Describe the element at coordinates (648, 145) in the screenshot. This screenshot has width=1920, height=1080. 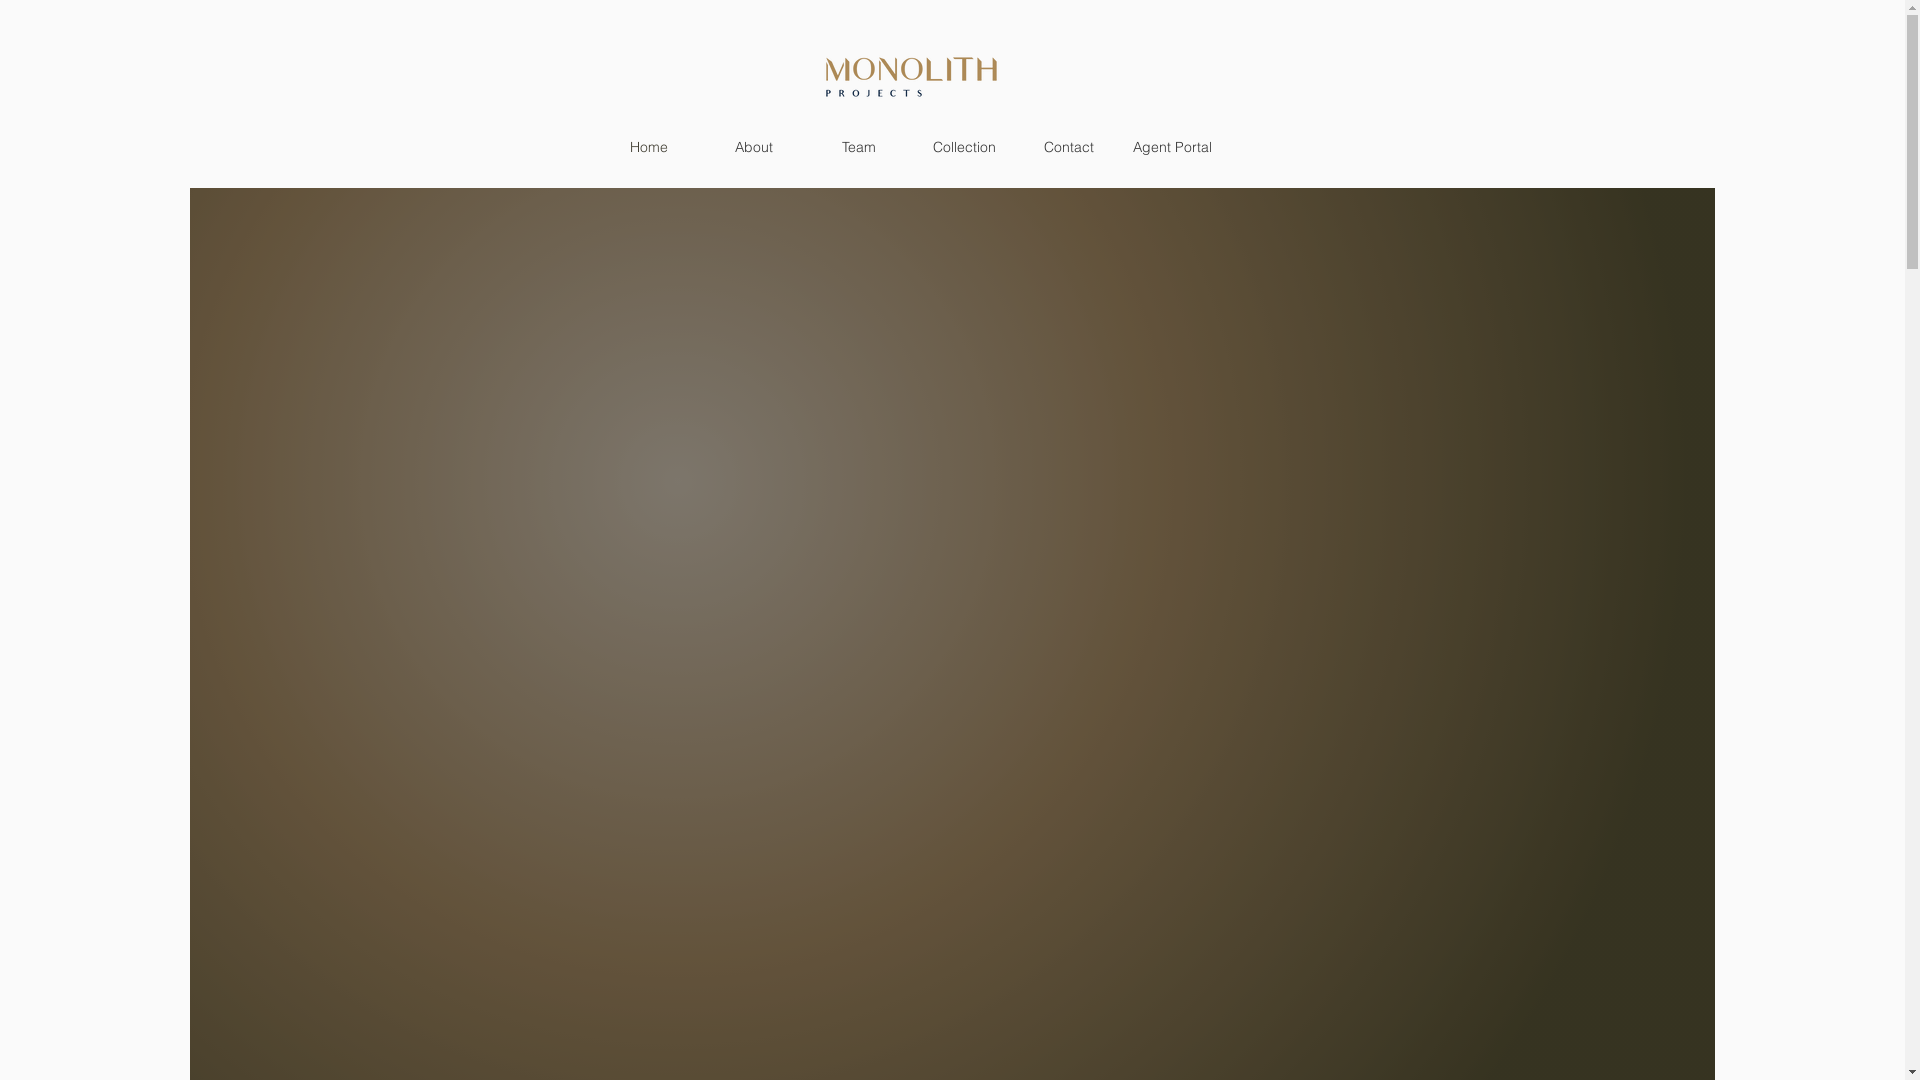
I see `'Home'` at that location.